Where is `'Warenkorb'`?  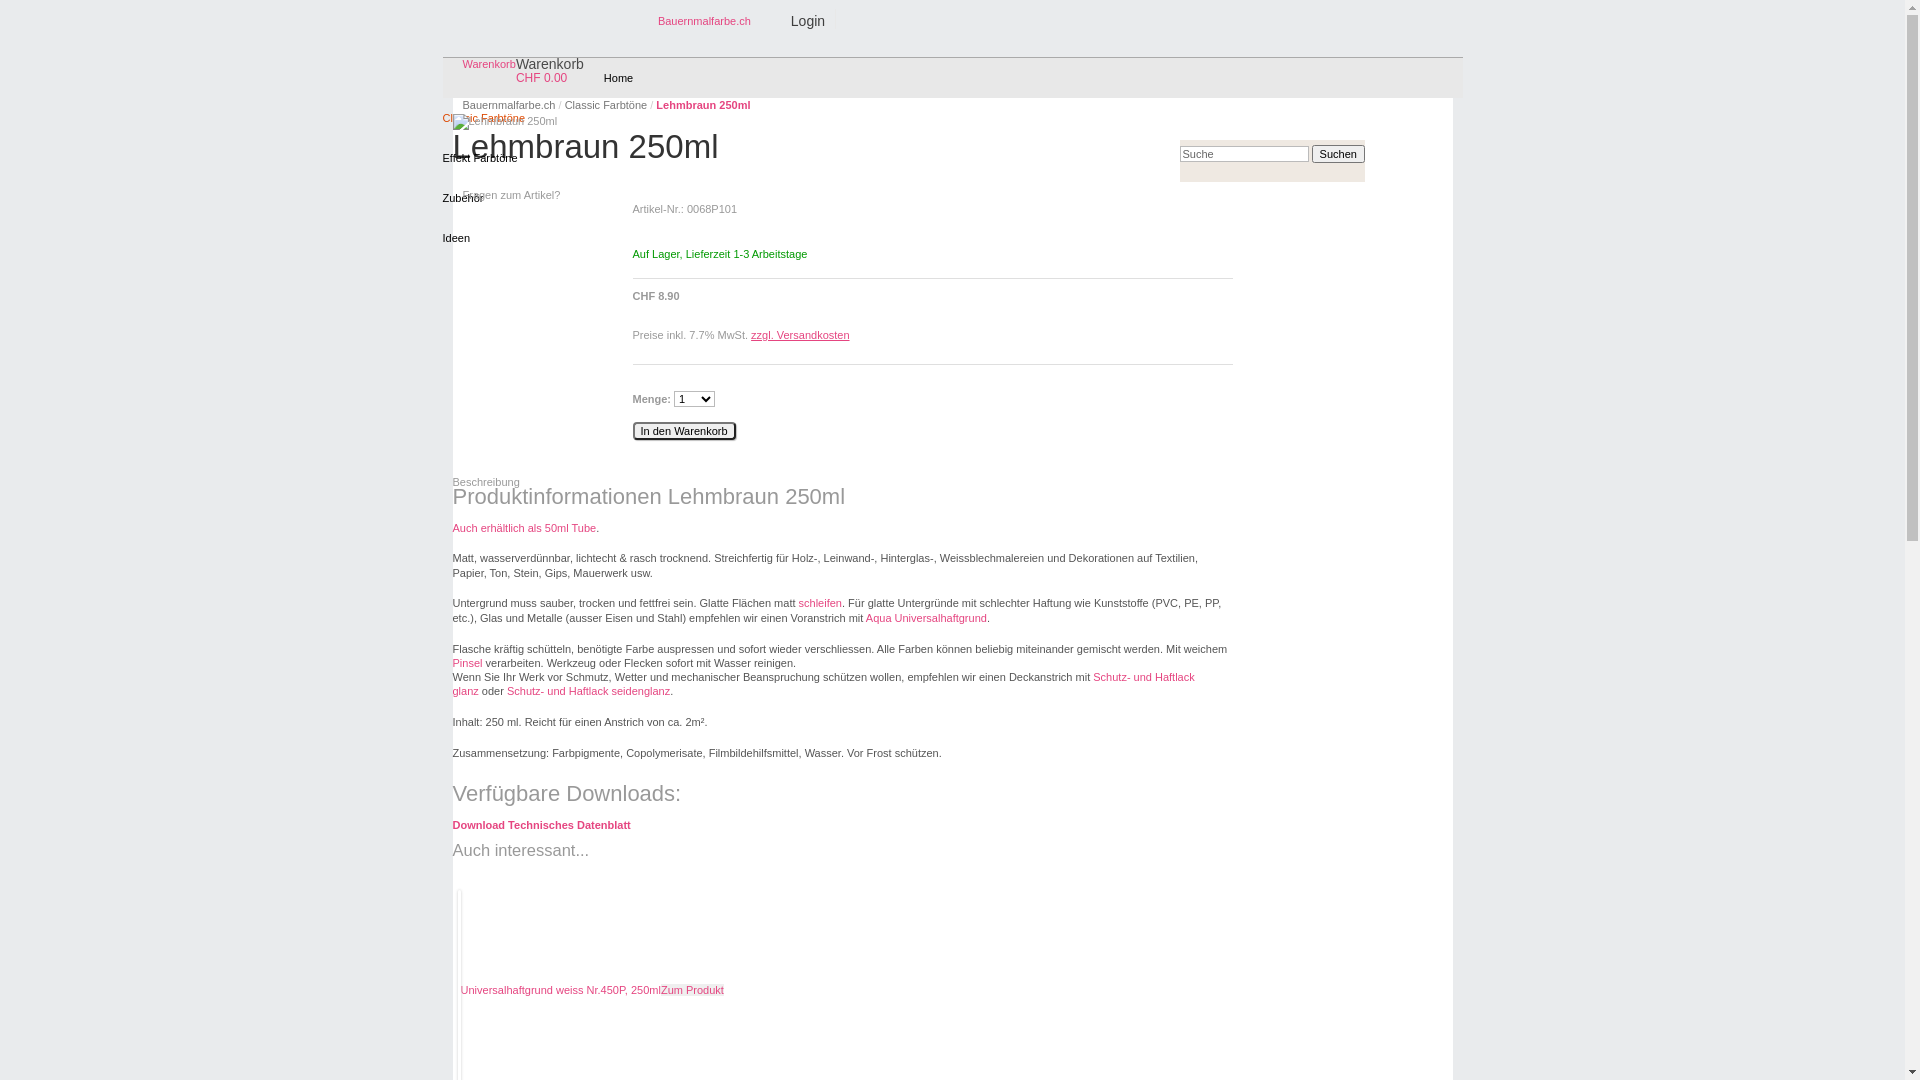 'Warenkorb' is located at coordinates (550, 63).